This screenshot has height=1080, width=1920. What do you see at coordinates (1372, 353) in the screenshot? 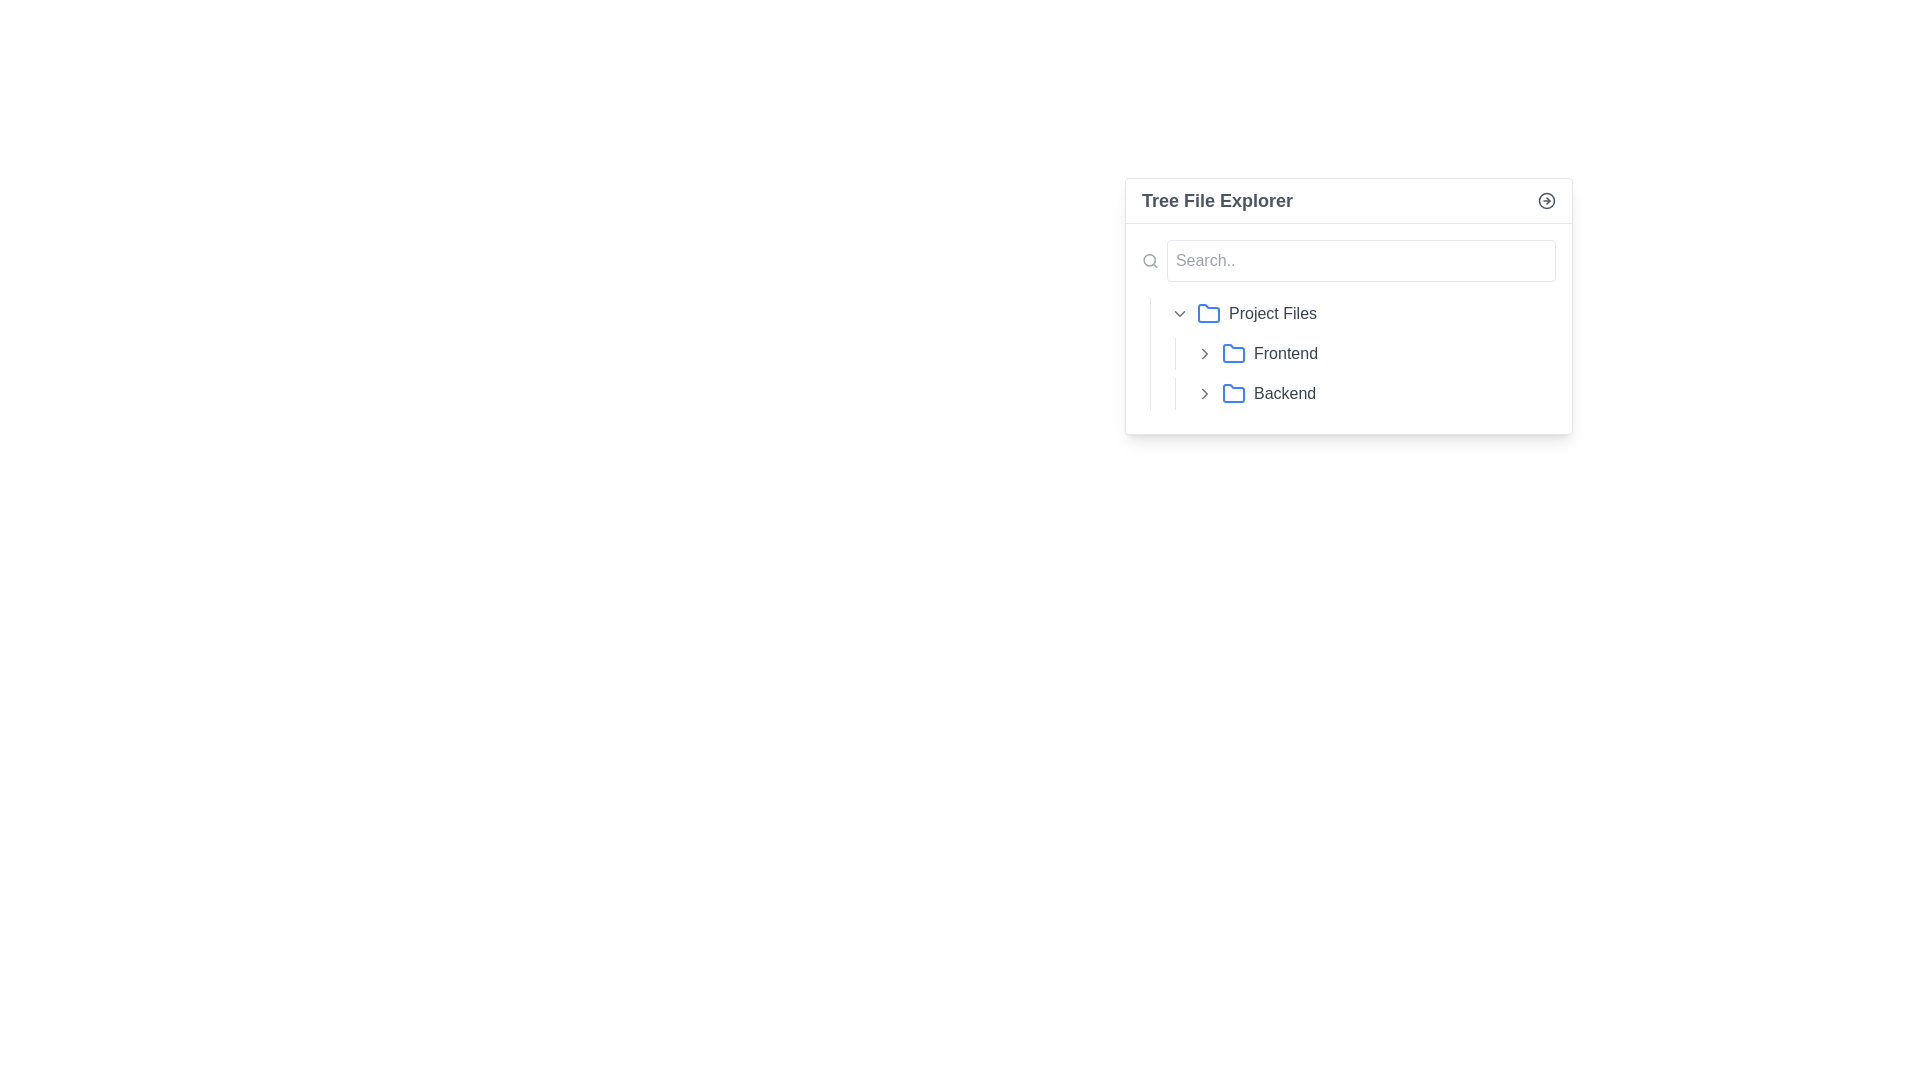
I see `the 'Frontend' folder in the Tree File Explorer` at bounding box center [1372, 353].